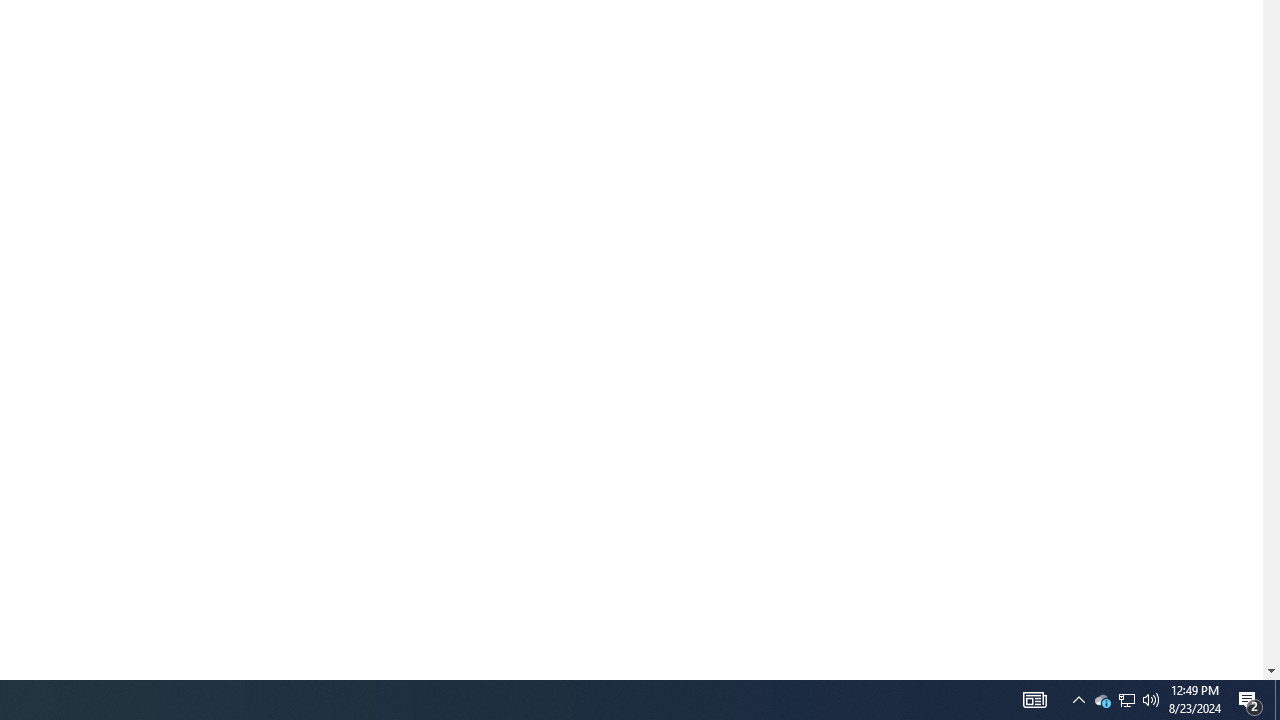 The height and width of the screenshot is (720, 1280). What do you see at coordinates (1101, 698) in the screenshot?
I see `'User Promoted Notification Area'` at bounding box center [1101, 698].